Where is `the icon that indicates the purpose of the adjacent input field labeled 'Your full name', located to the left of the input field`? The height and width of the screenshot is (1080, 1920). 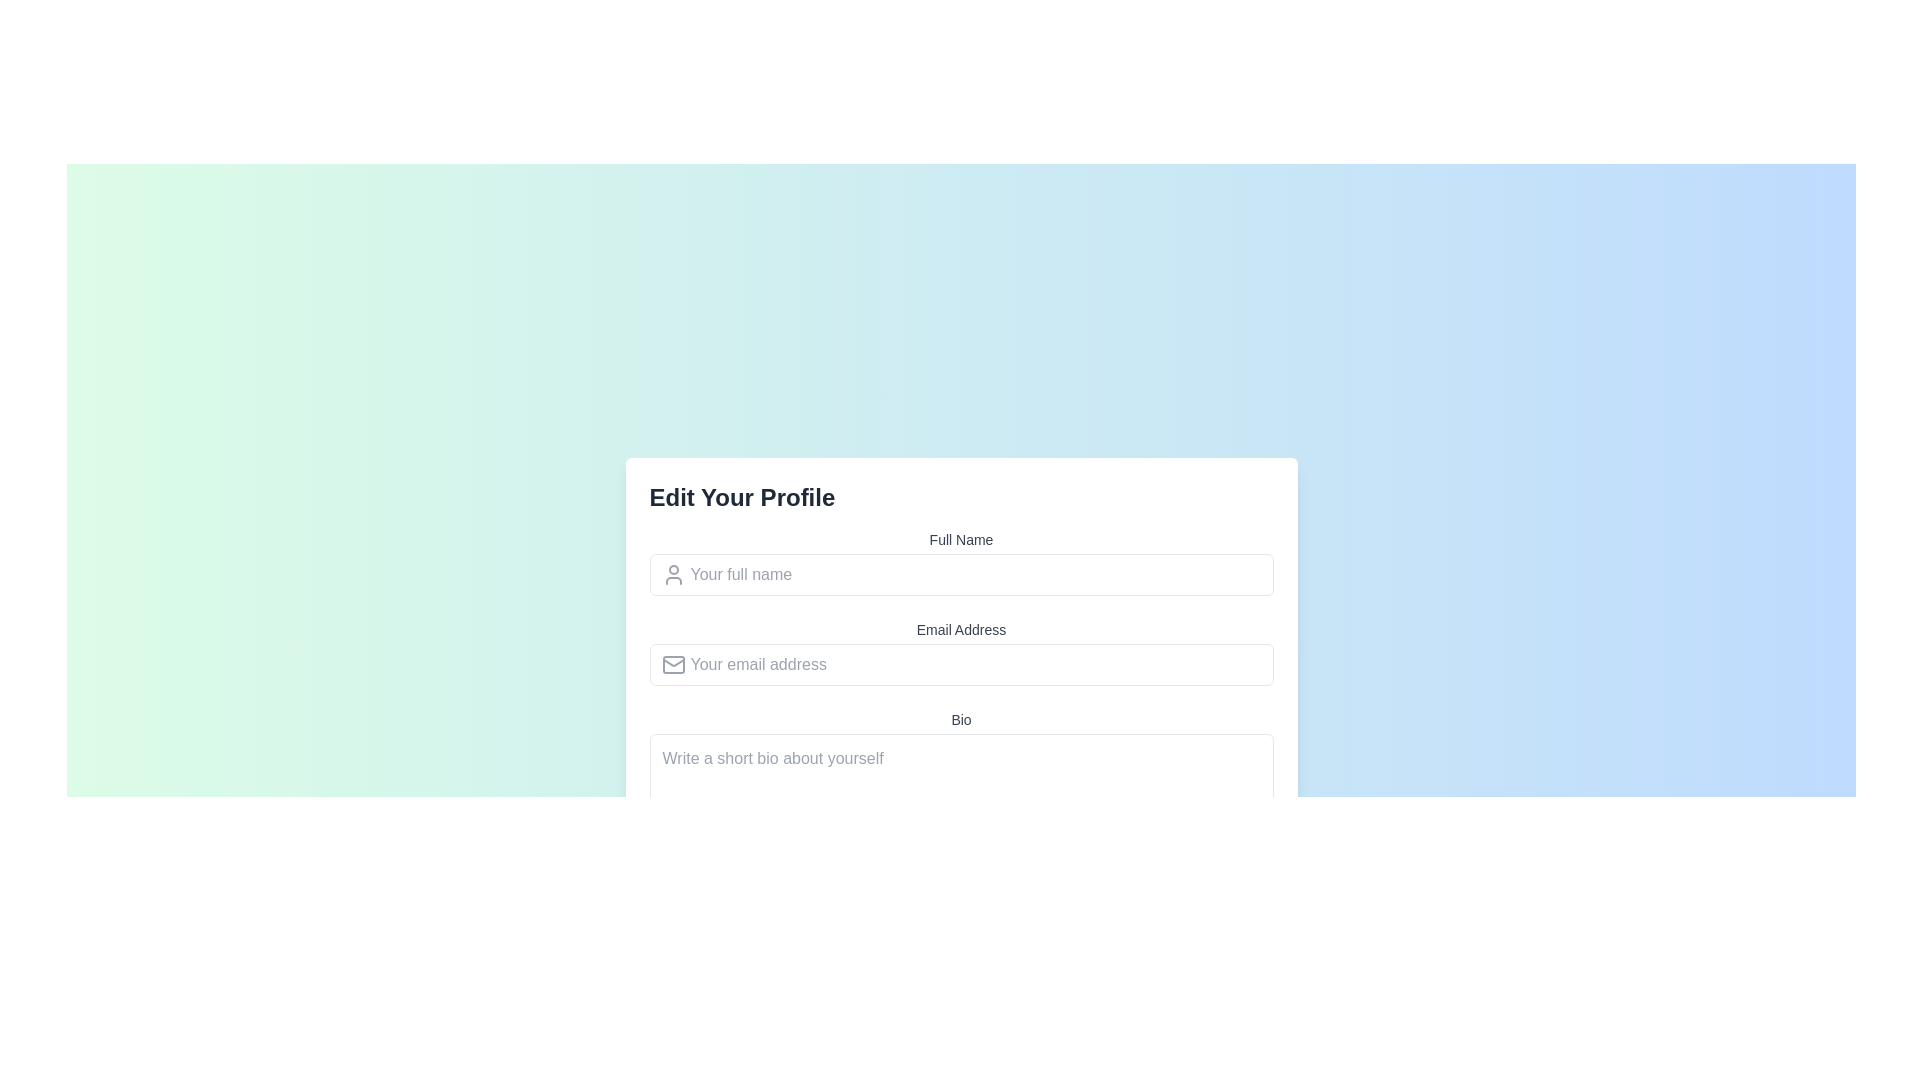 the icon that indicates the purpose of the adjacent input field labeled 'Your full name', located to the left of the input field is located at coordinates (673, 574).